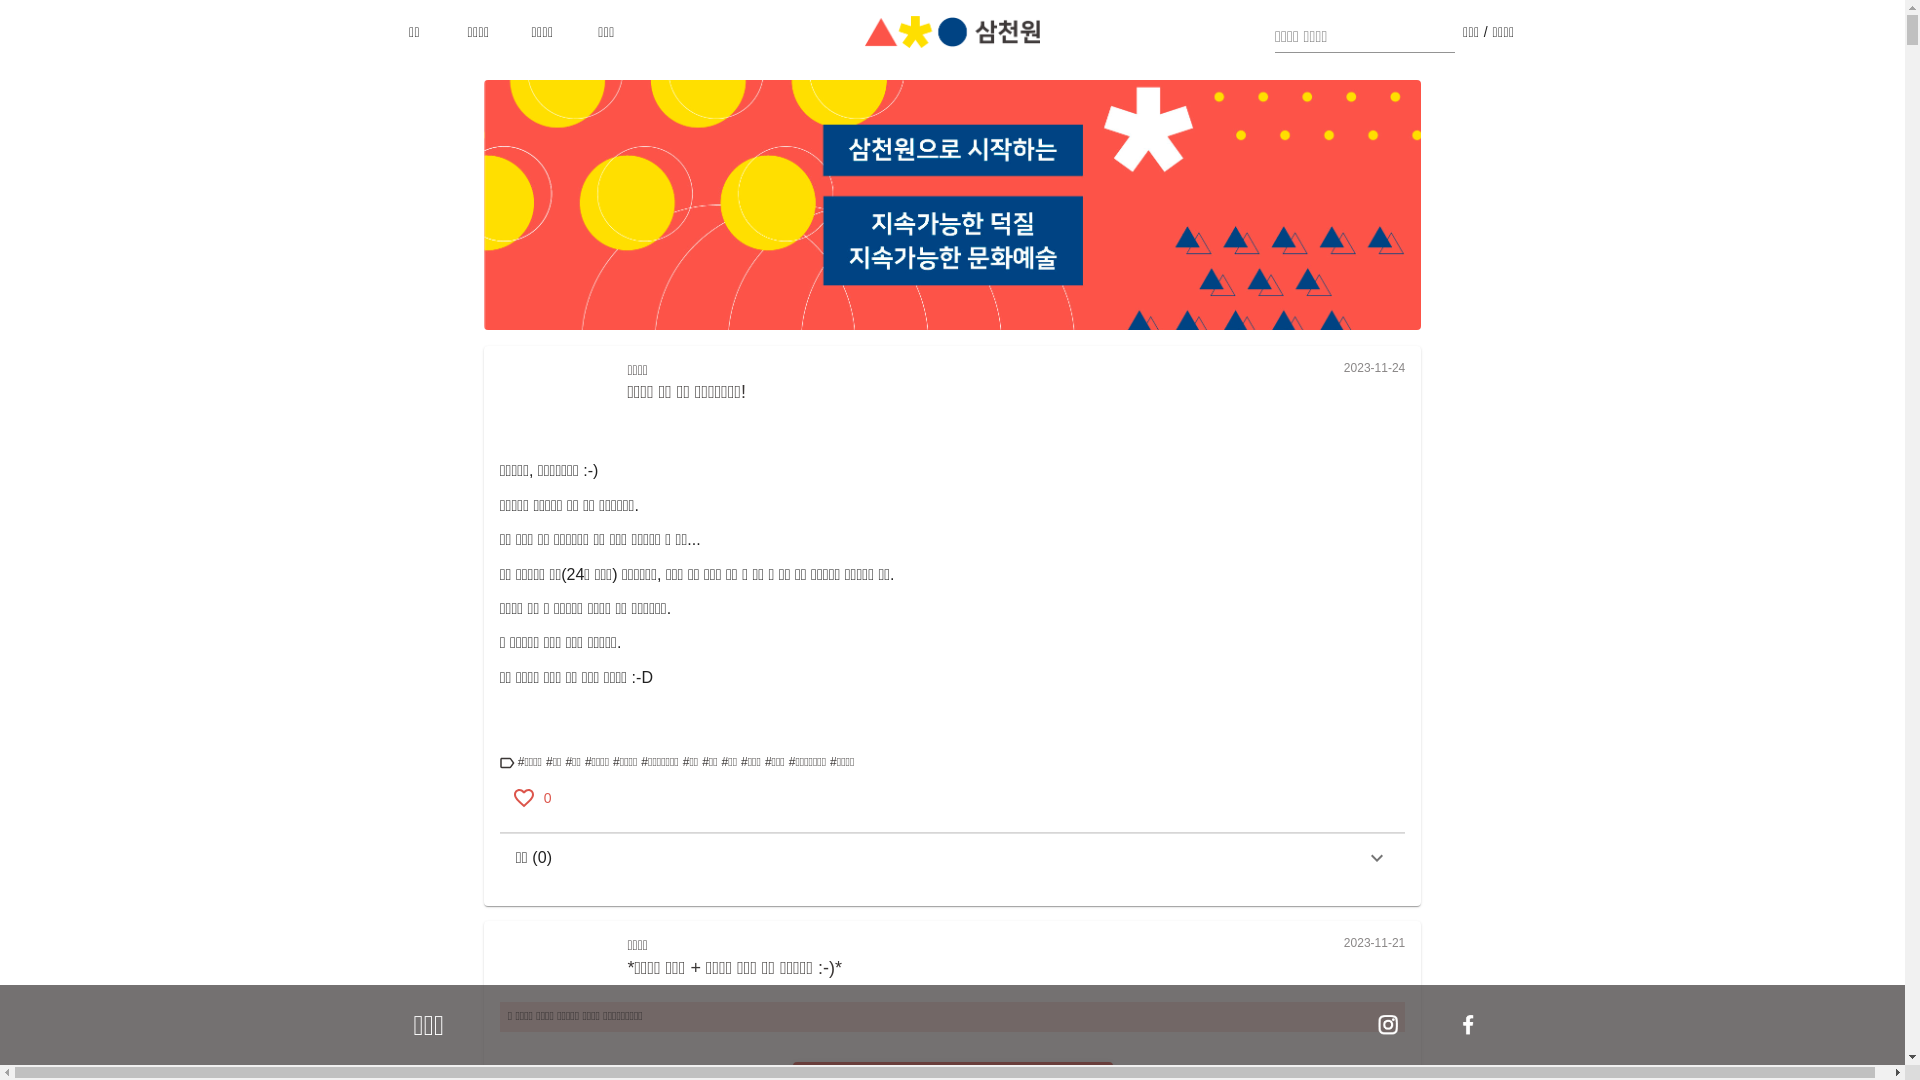 This screenshot has height=1080, width=1920. I want to click on '0', so click(532, 797).